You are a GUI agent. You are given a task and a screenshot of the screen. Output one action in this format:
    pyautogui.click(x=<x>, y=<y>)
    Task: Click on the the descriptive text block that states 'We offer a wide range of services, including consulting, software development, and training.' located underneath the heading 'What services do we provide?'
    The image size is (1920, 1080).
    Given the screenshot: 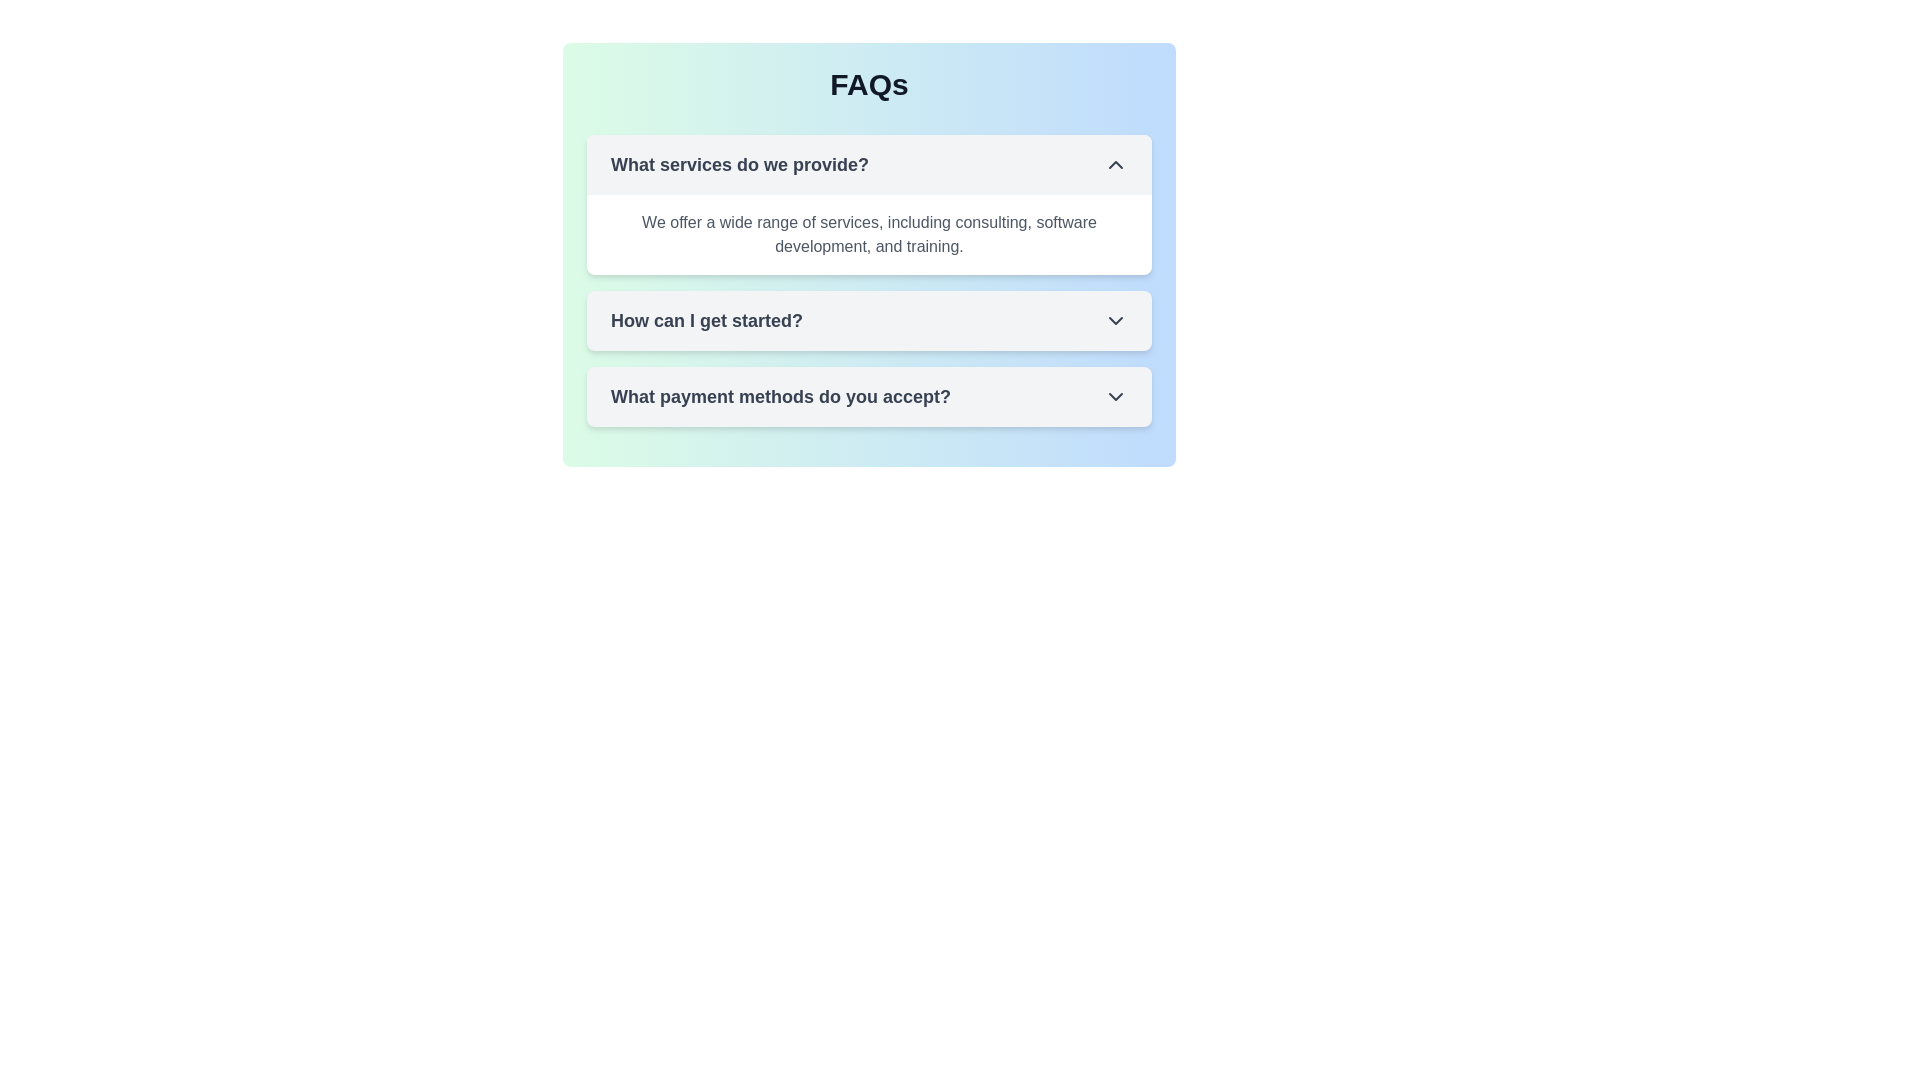 What is the action you would take?
    pyautogui.click(x=869, y=234)
    